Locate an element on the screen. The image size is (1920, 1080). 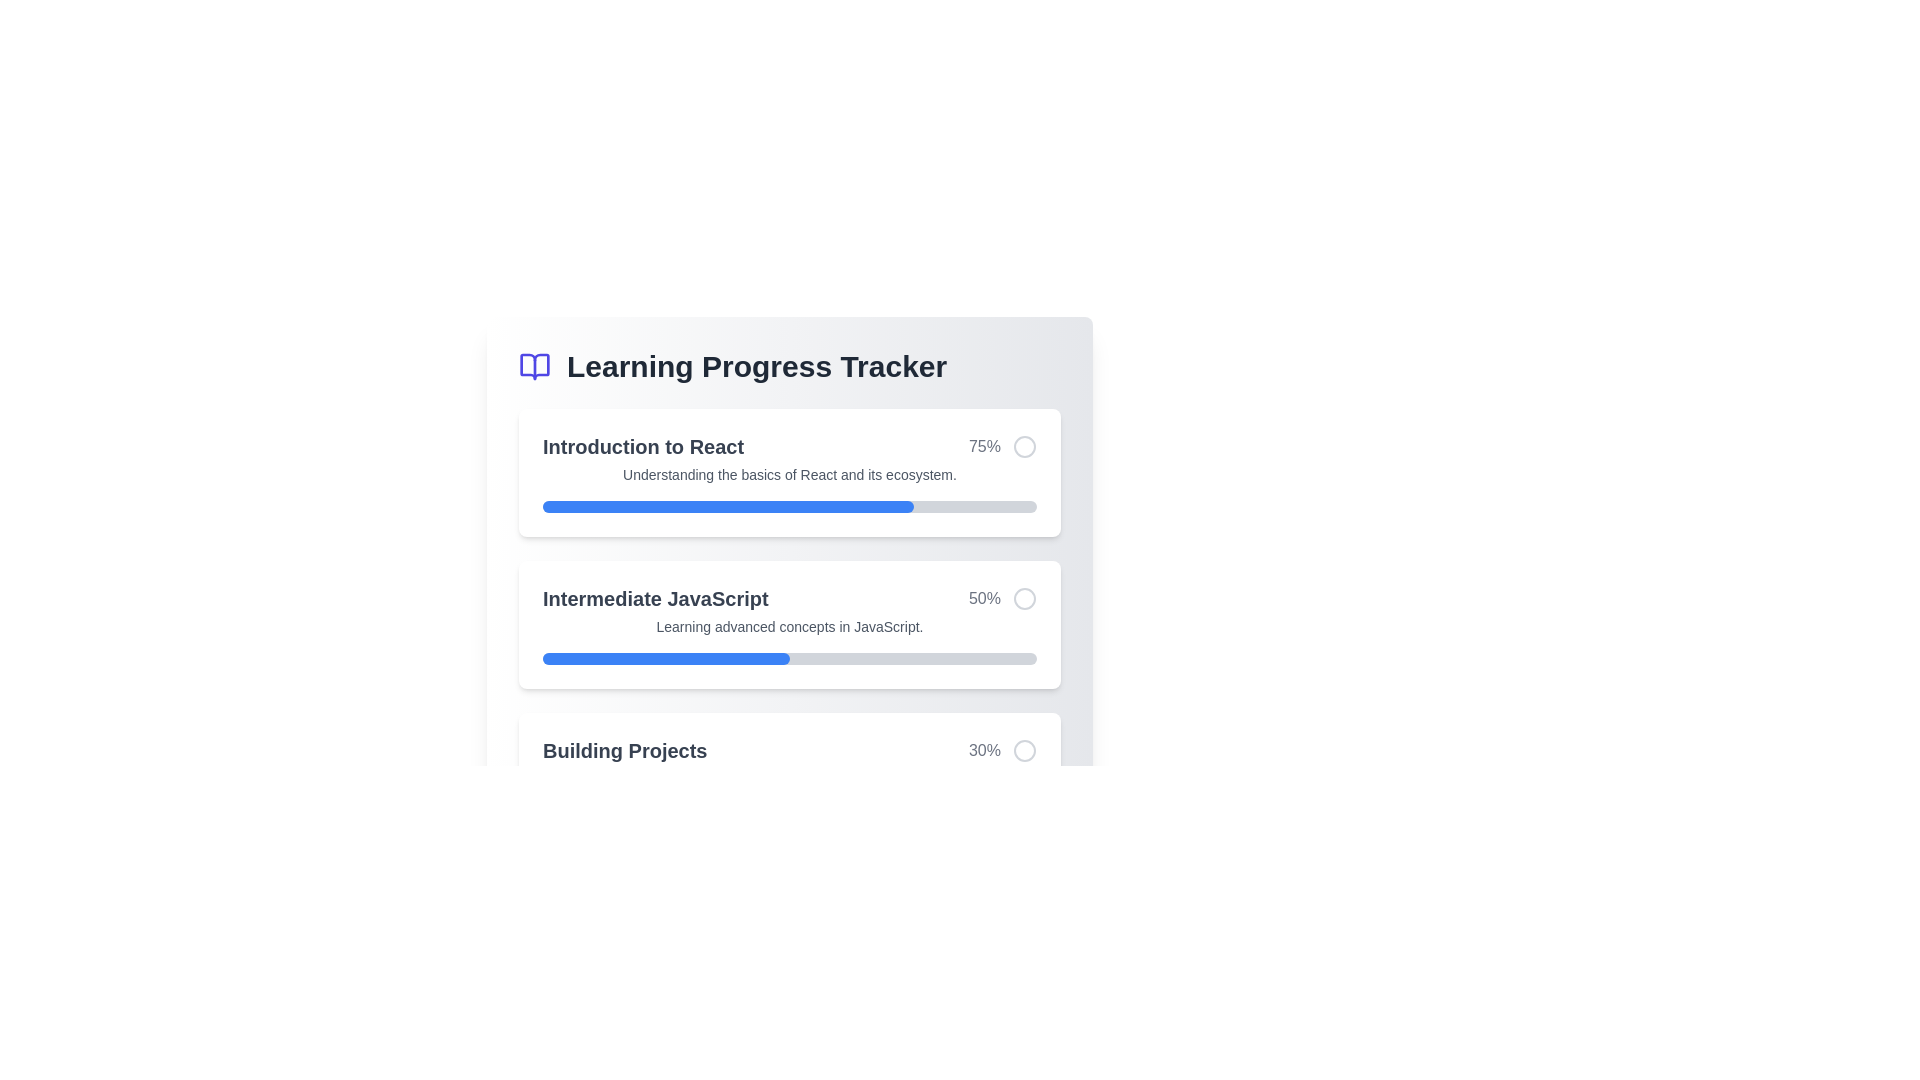
the circular indicator button with a hollow center, styled in light gray, located next to the text '75%' in the 'Introduction to React' row is located at coordinates (1025, 446).